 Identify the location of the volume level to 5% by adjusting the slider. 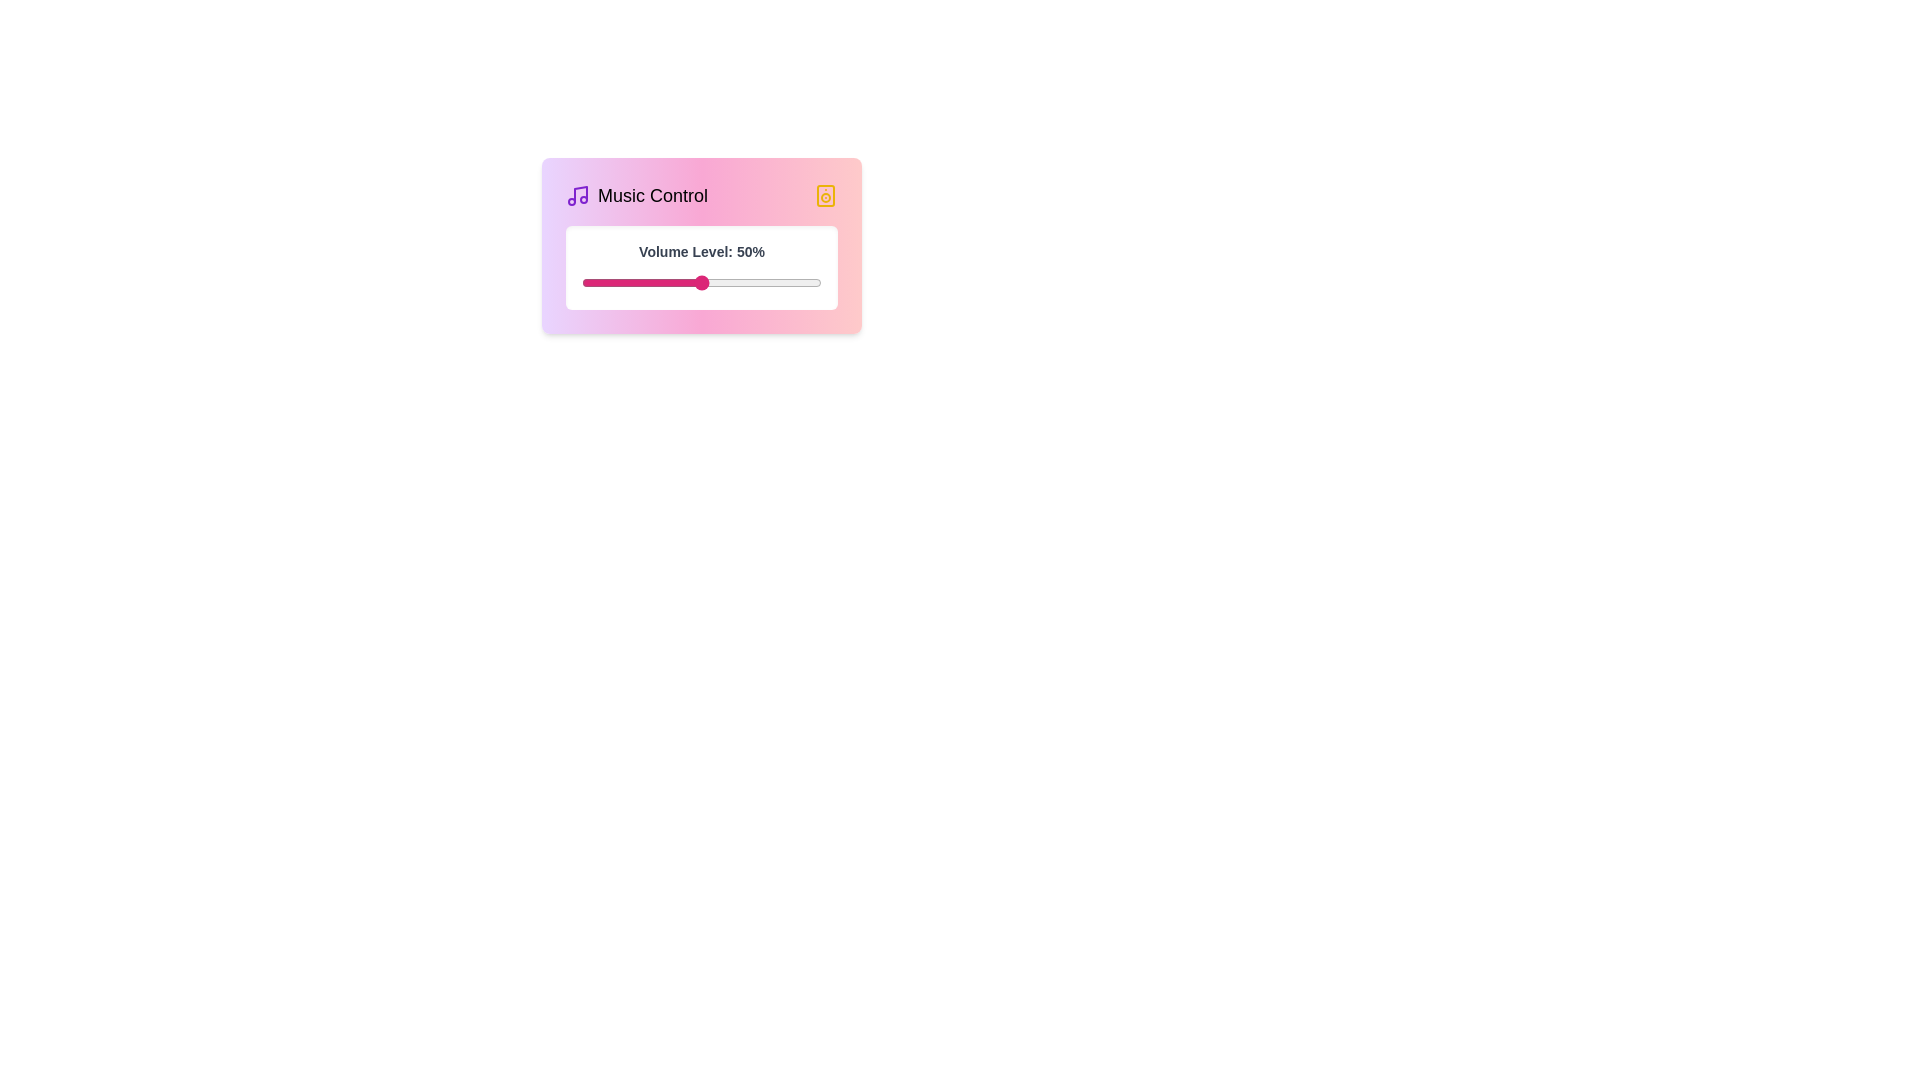
(593, 282).